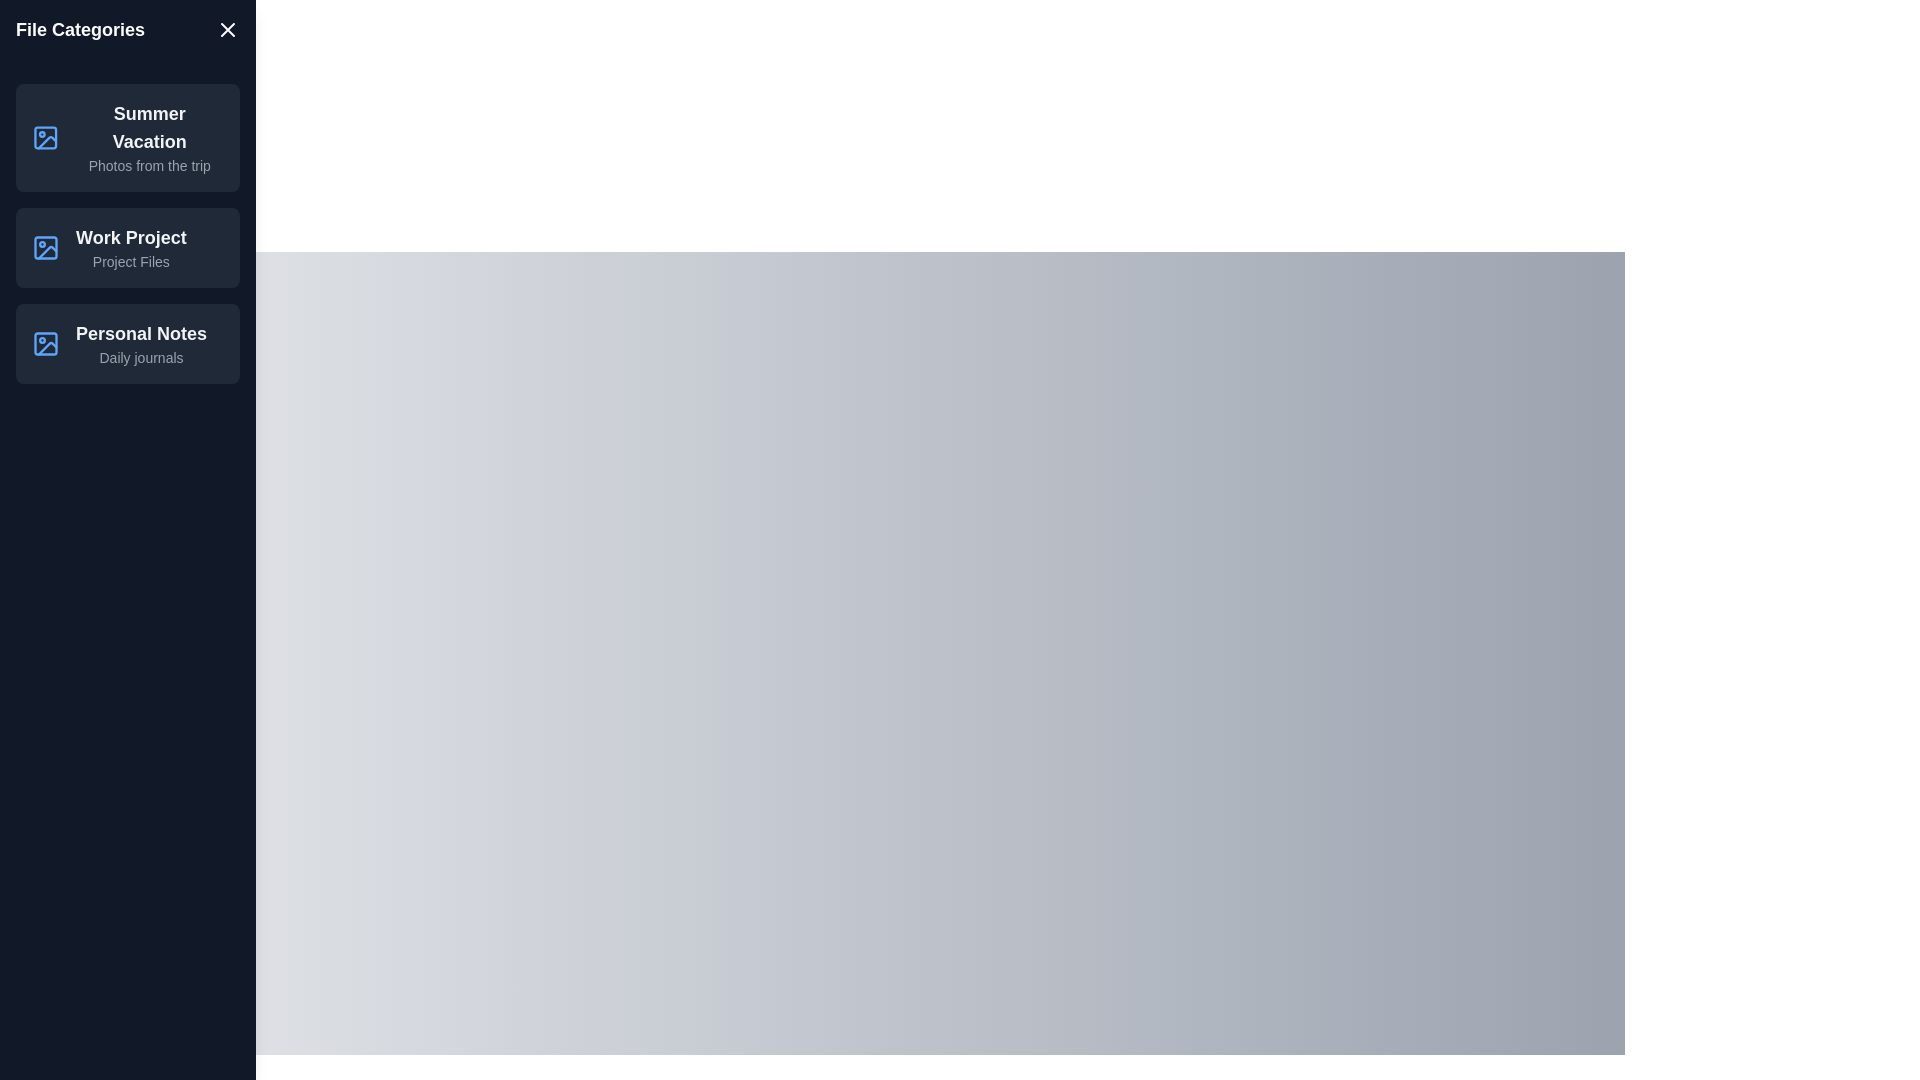  Describe the element at coordinates (127, 246) in the screenshot. I see `the item Work Project from the list to view its details` at that location.